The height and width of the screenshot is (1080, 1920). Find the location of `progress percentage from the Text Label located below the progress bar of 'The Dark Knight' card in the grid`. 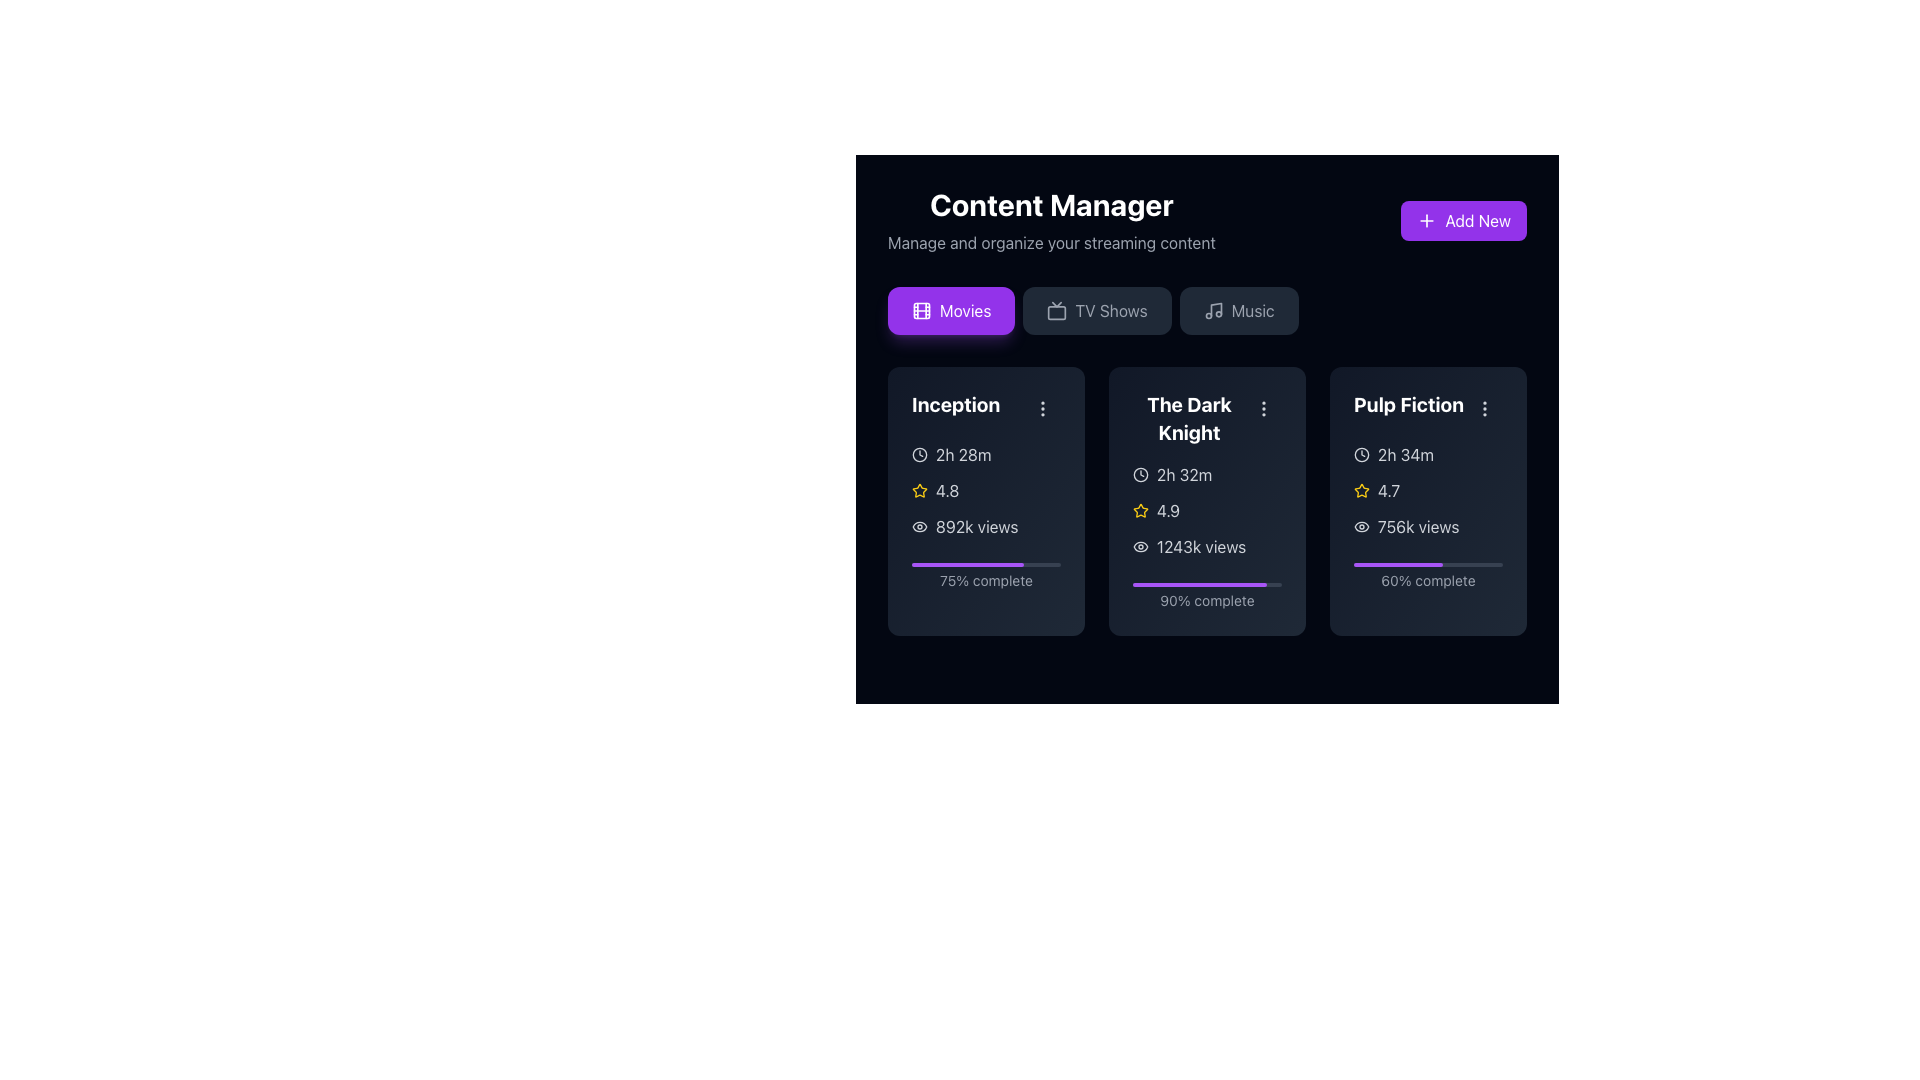

progress percentage from the Text Label located below the progress bar of 'The Dark Knight' card in the grid is located at coordinates (1206, 600).